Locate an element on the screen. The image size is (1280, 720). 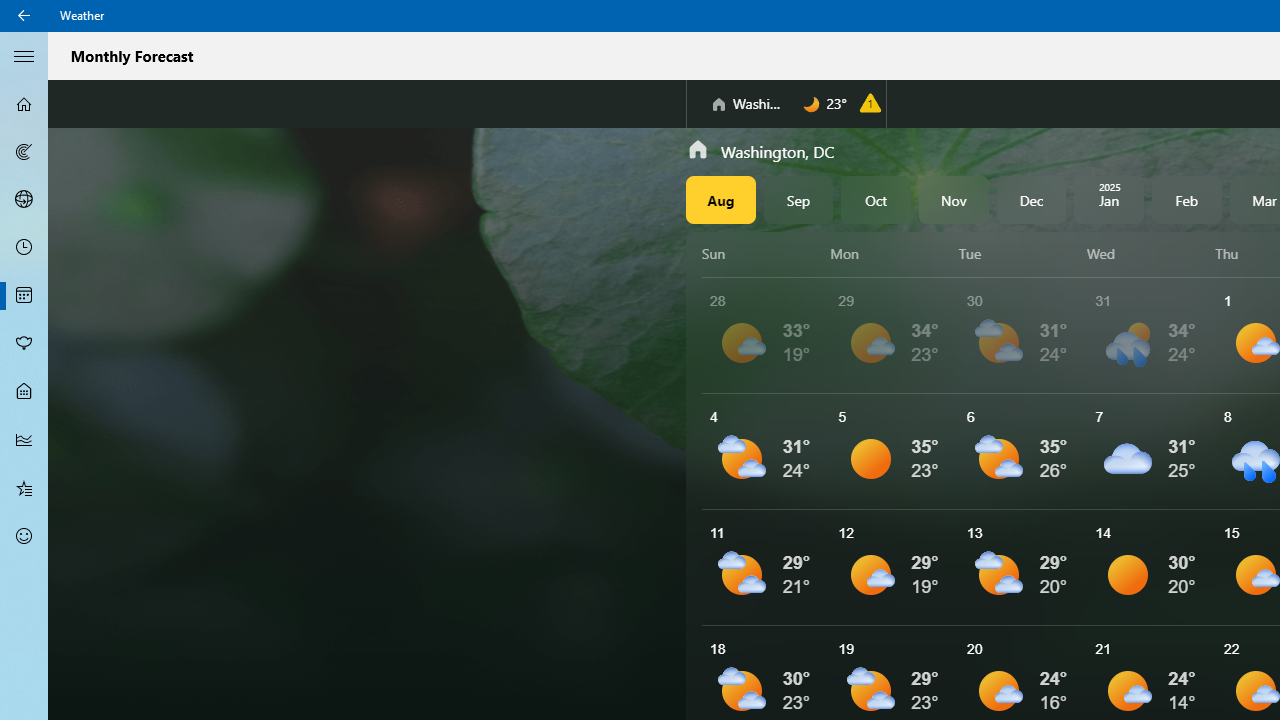
'Maps - Not Selected' is located at coordinates (24, 150).